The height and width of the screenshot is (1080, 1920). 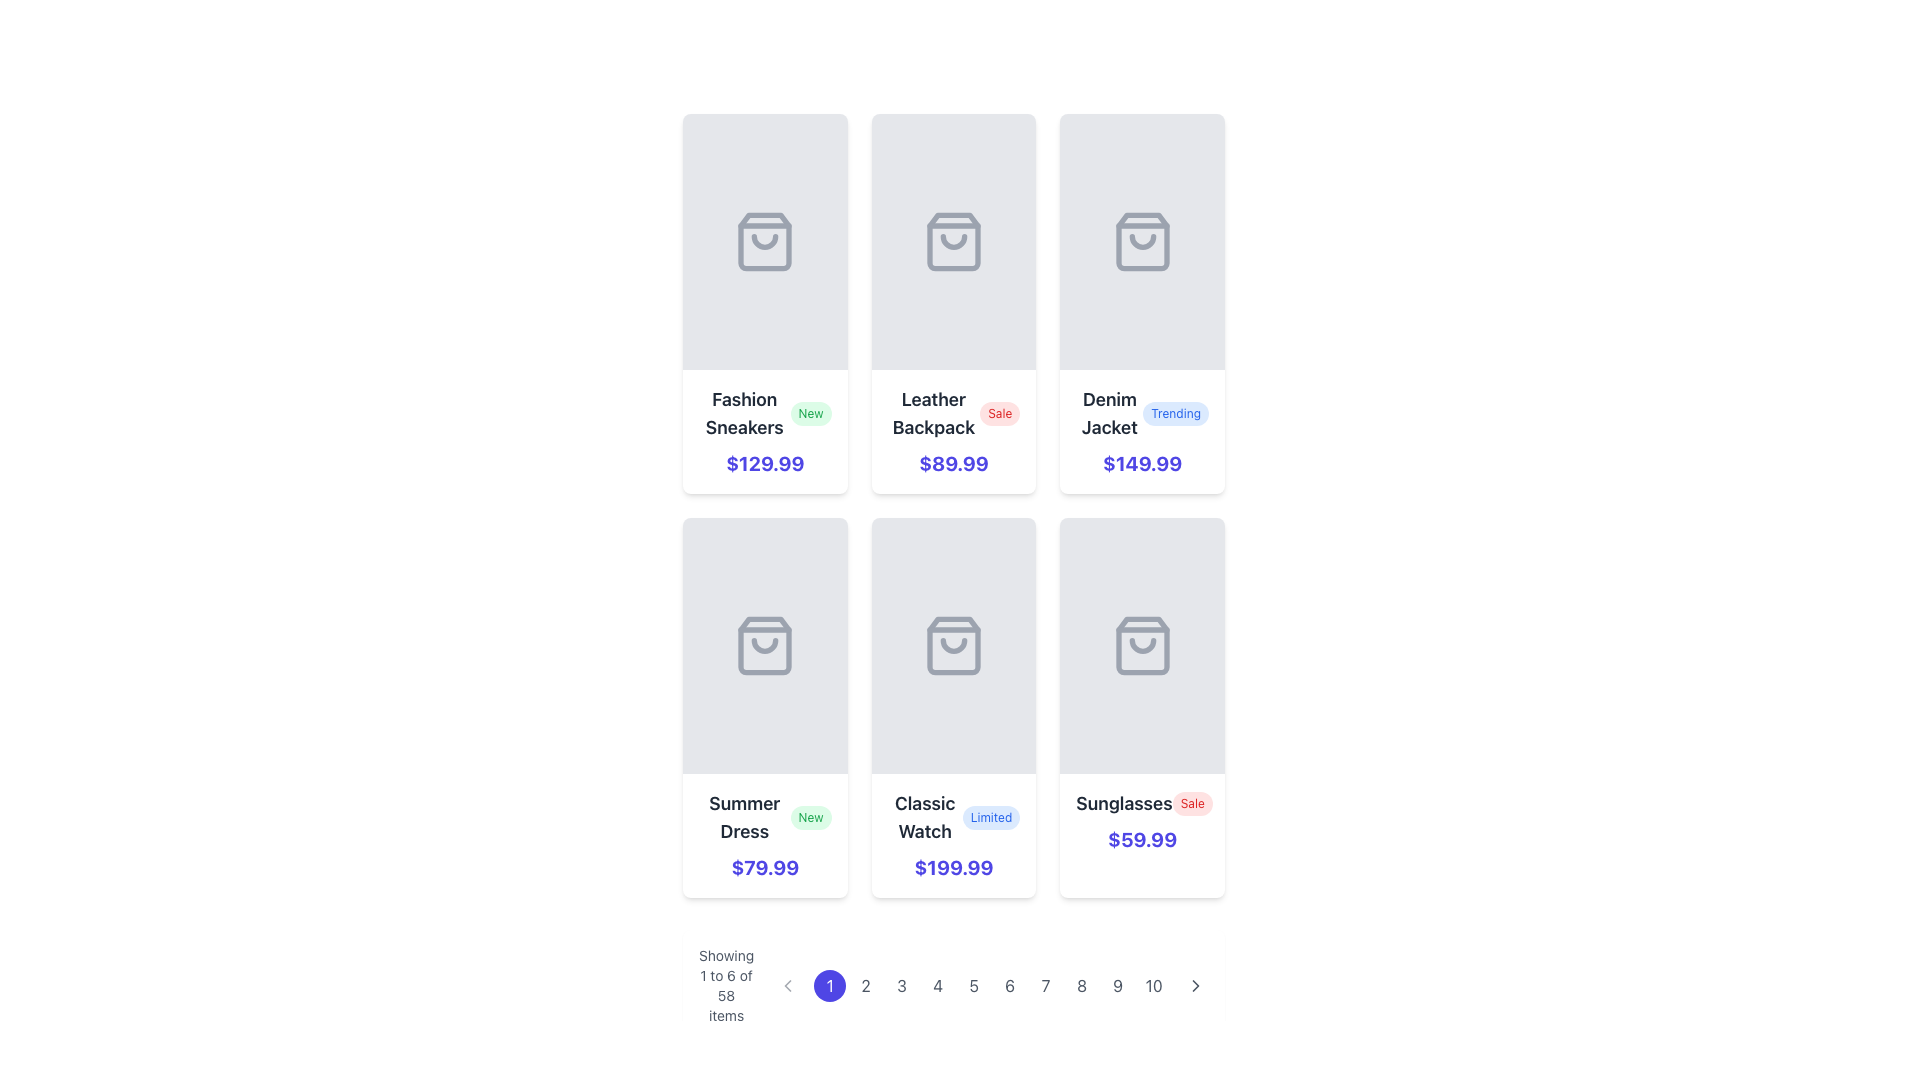 I want to click on the circular button displaying the numeral '4', so click(x=937, y=985).